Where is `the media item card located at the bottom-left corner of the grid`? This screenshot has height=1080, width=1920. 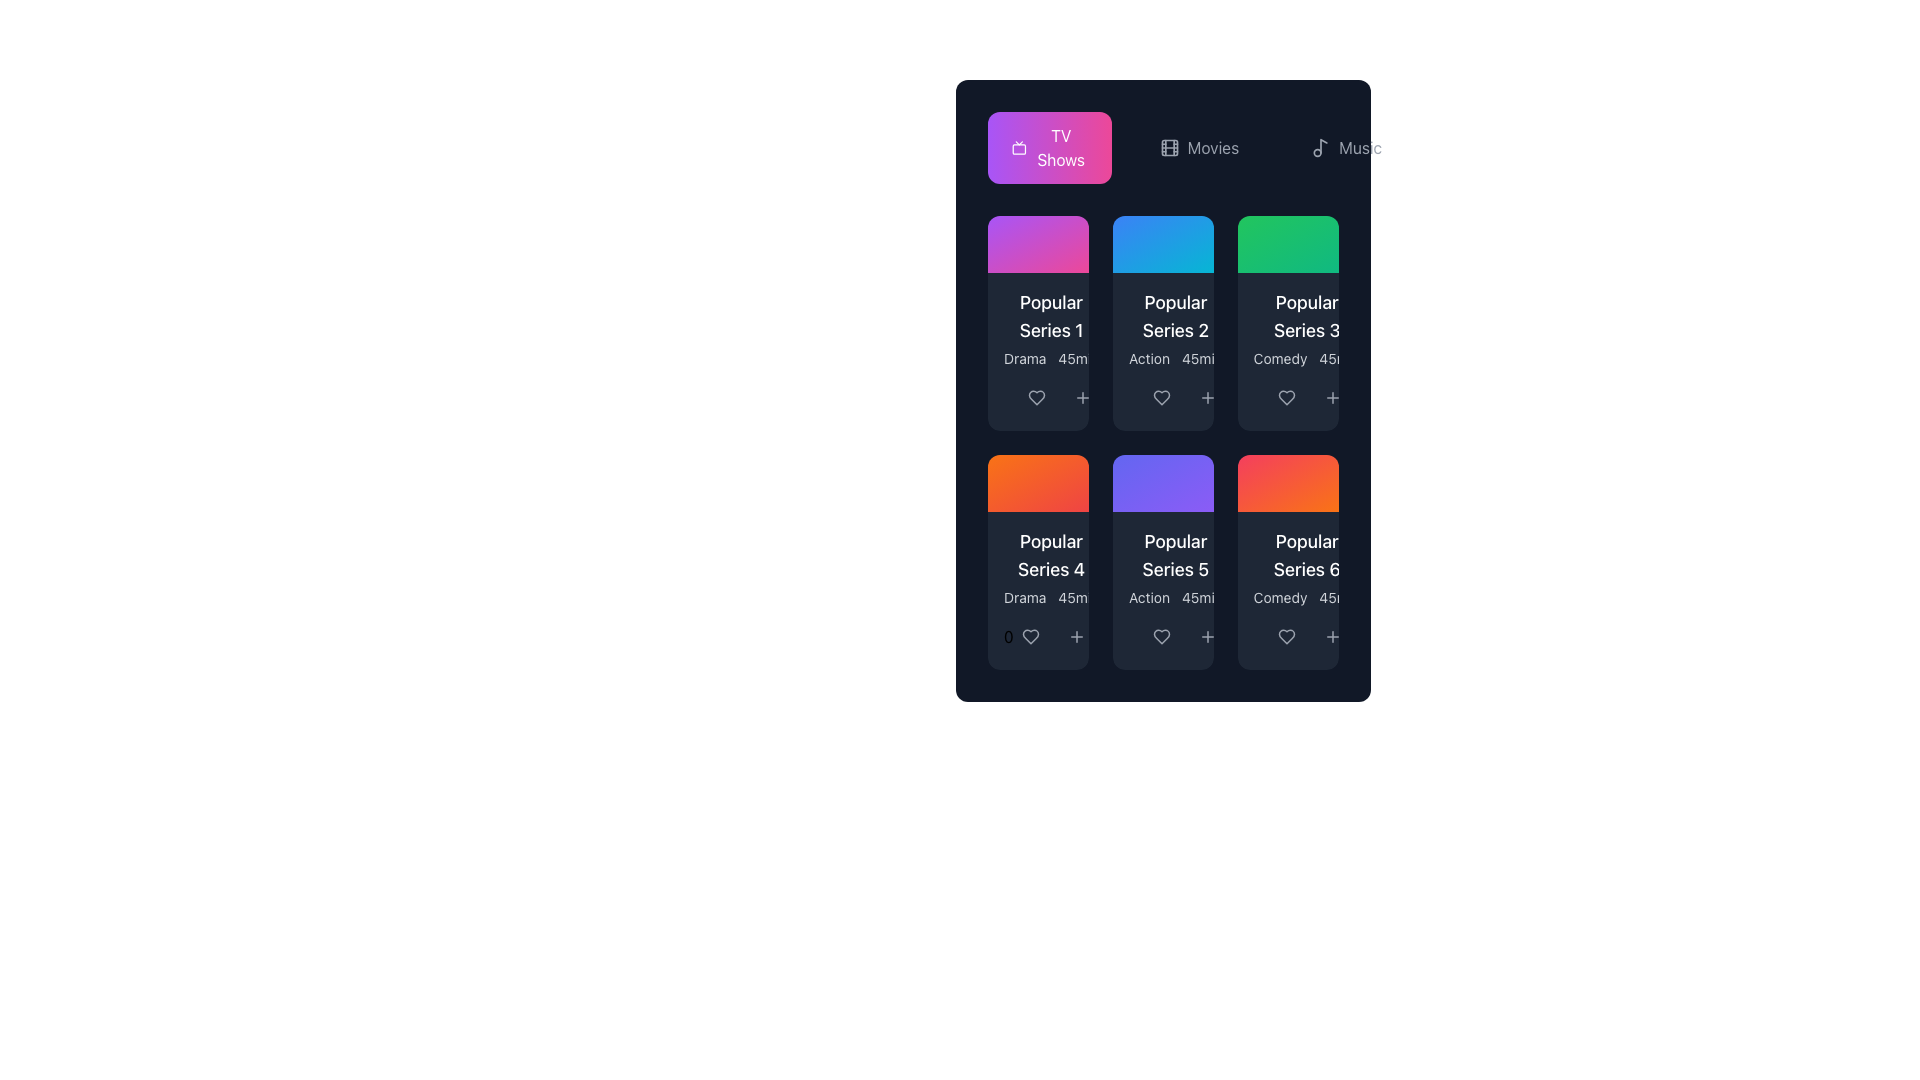
the media item card located at the bottom-left corner of the grid is located at coordinates (1038, 562).